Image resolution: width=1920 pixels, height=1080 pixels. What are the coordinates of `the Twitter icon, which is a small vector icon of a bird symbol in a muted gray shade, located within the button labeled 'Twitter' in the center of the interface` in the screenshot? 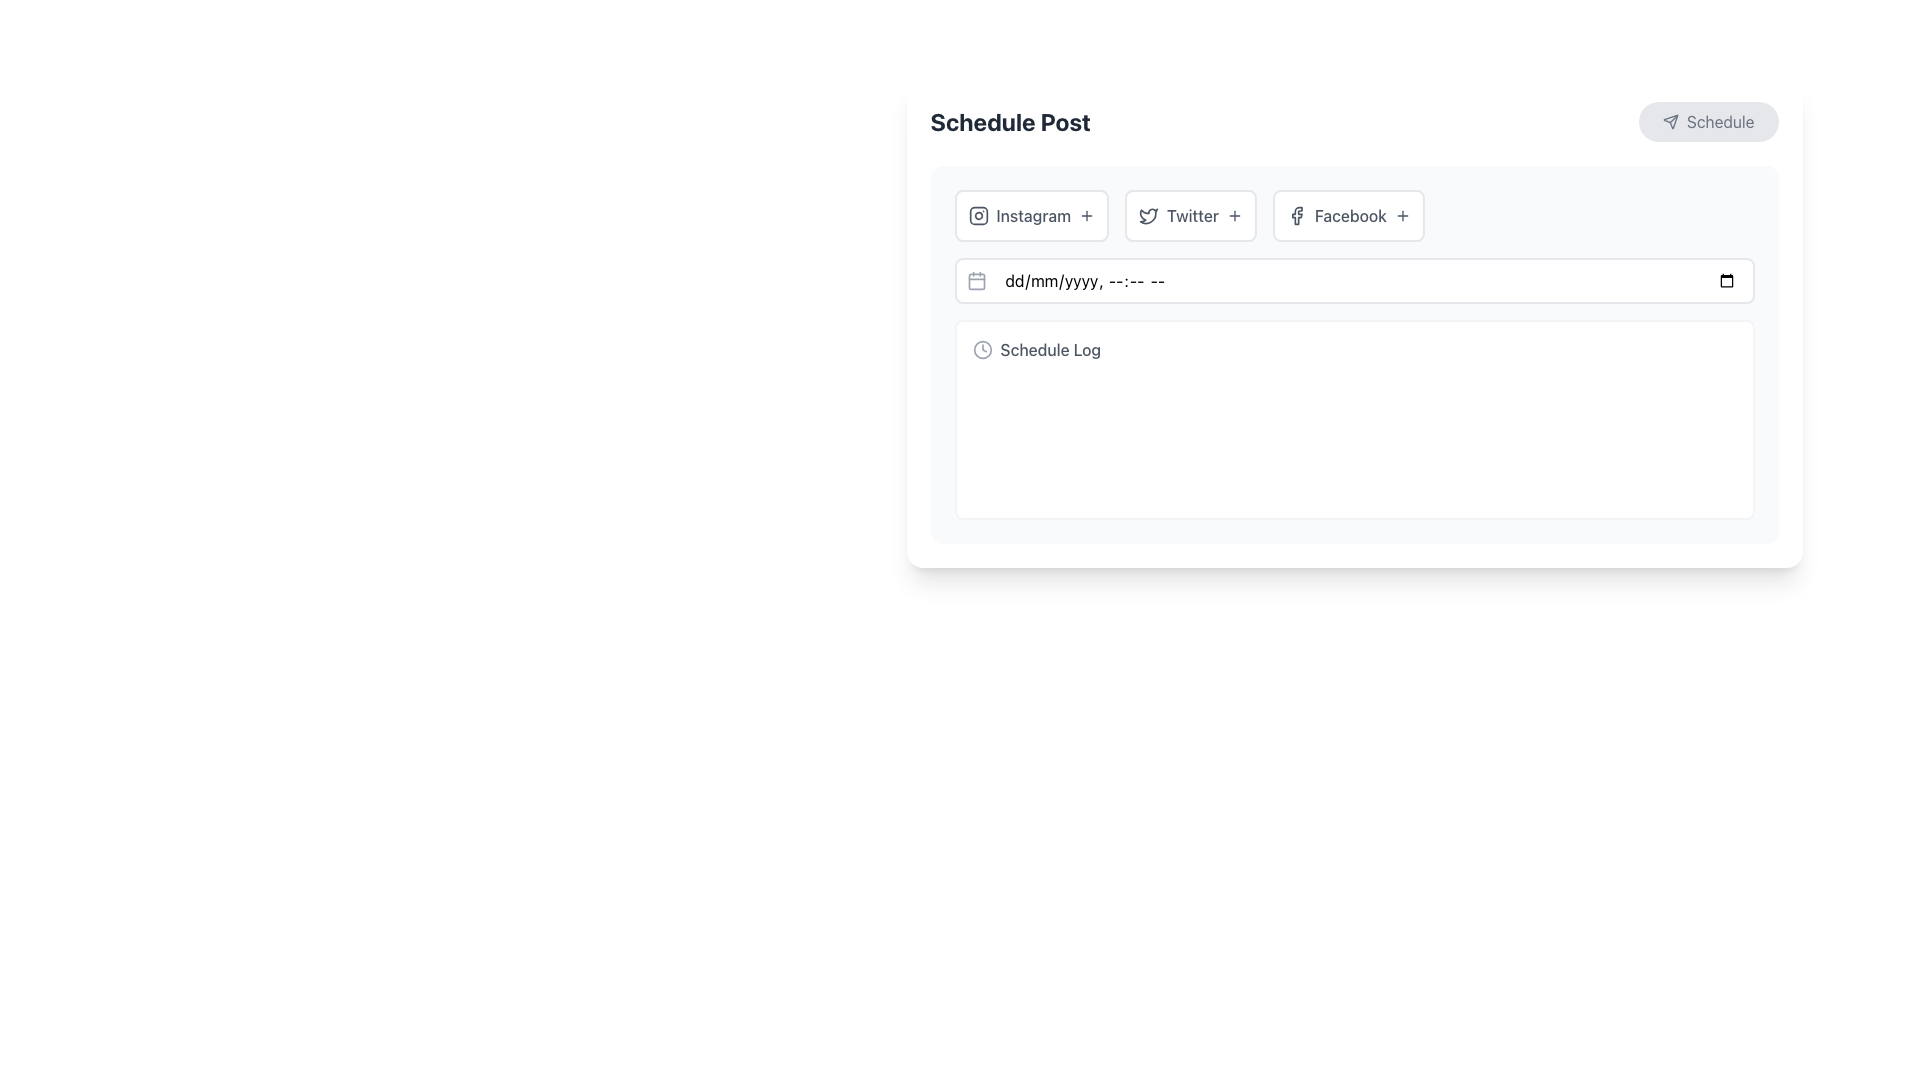 It's located at (1148, 216).